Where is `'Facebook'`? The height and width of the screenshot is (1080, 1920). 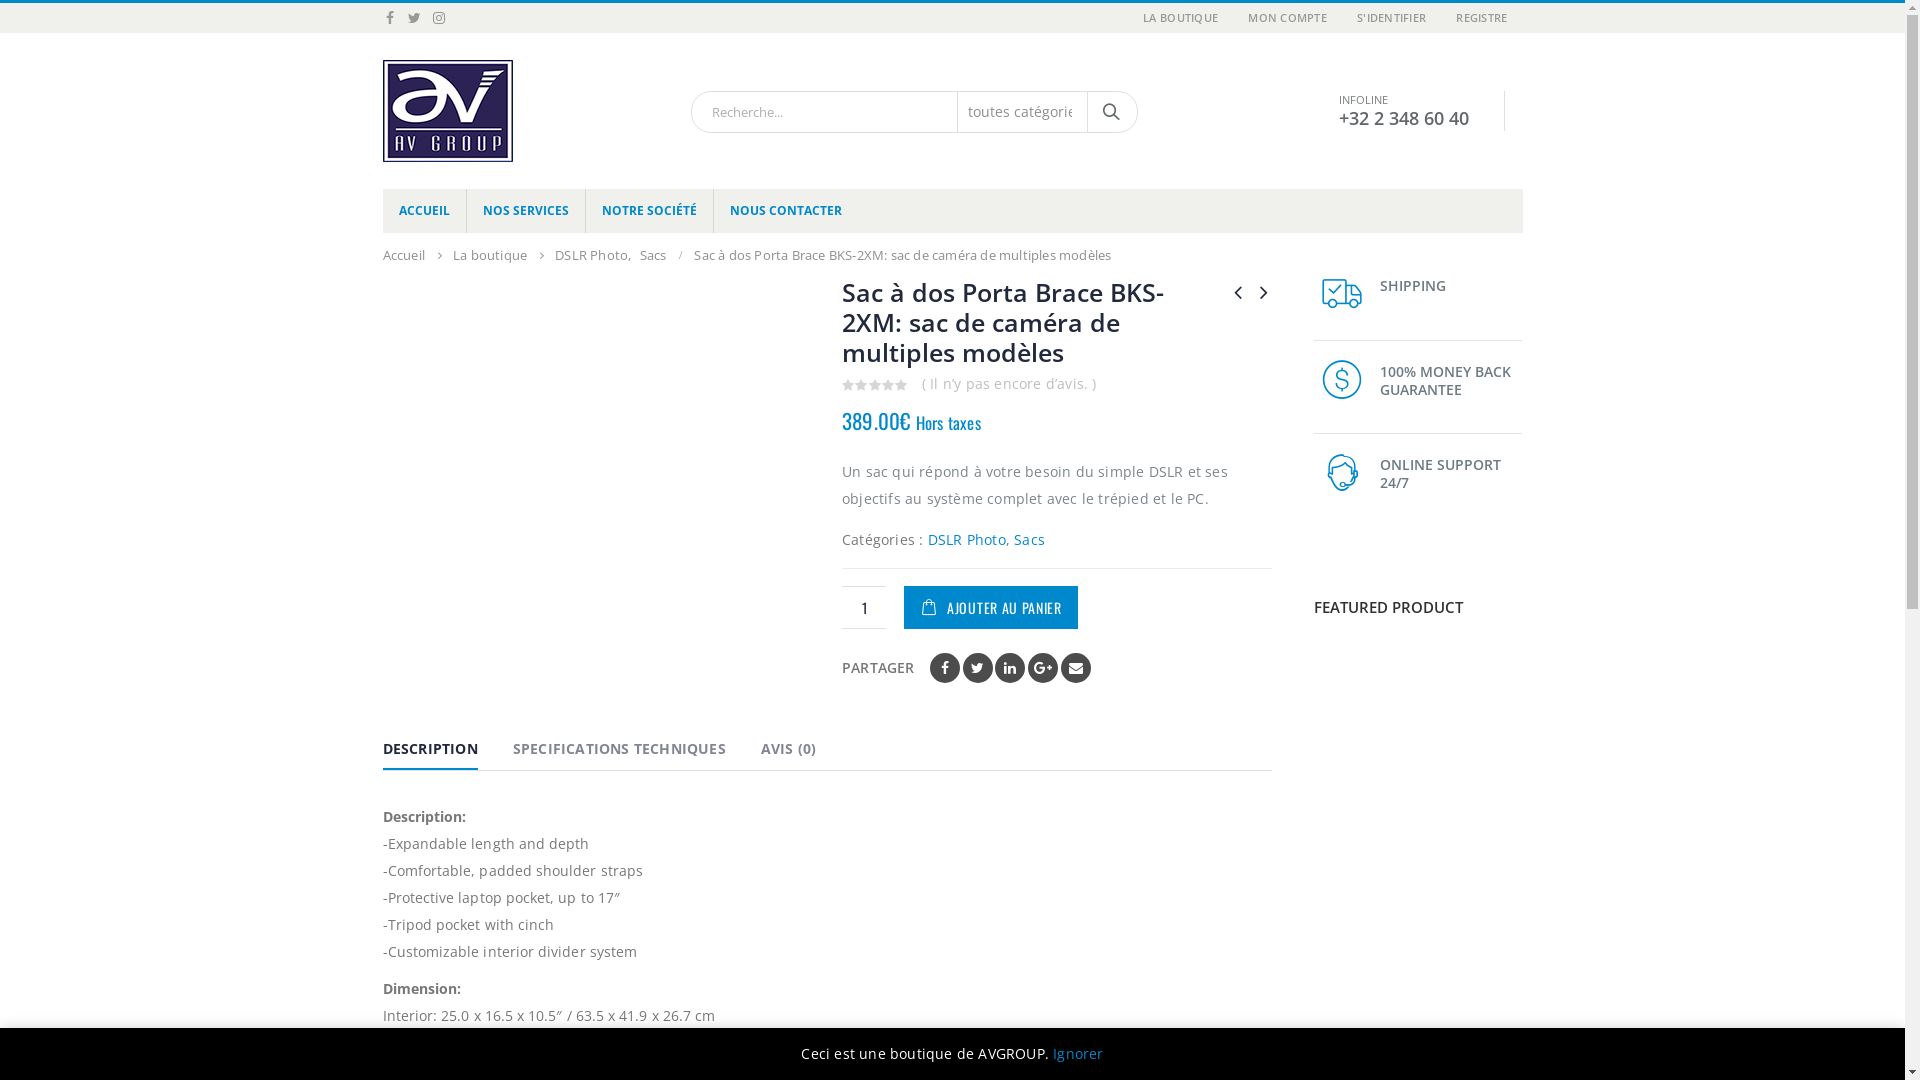 'Facebook' is located at coordinates (944, 667).